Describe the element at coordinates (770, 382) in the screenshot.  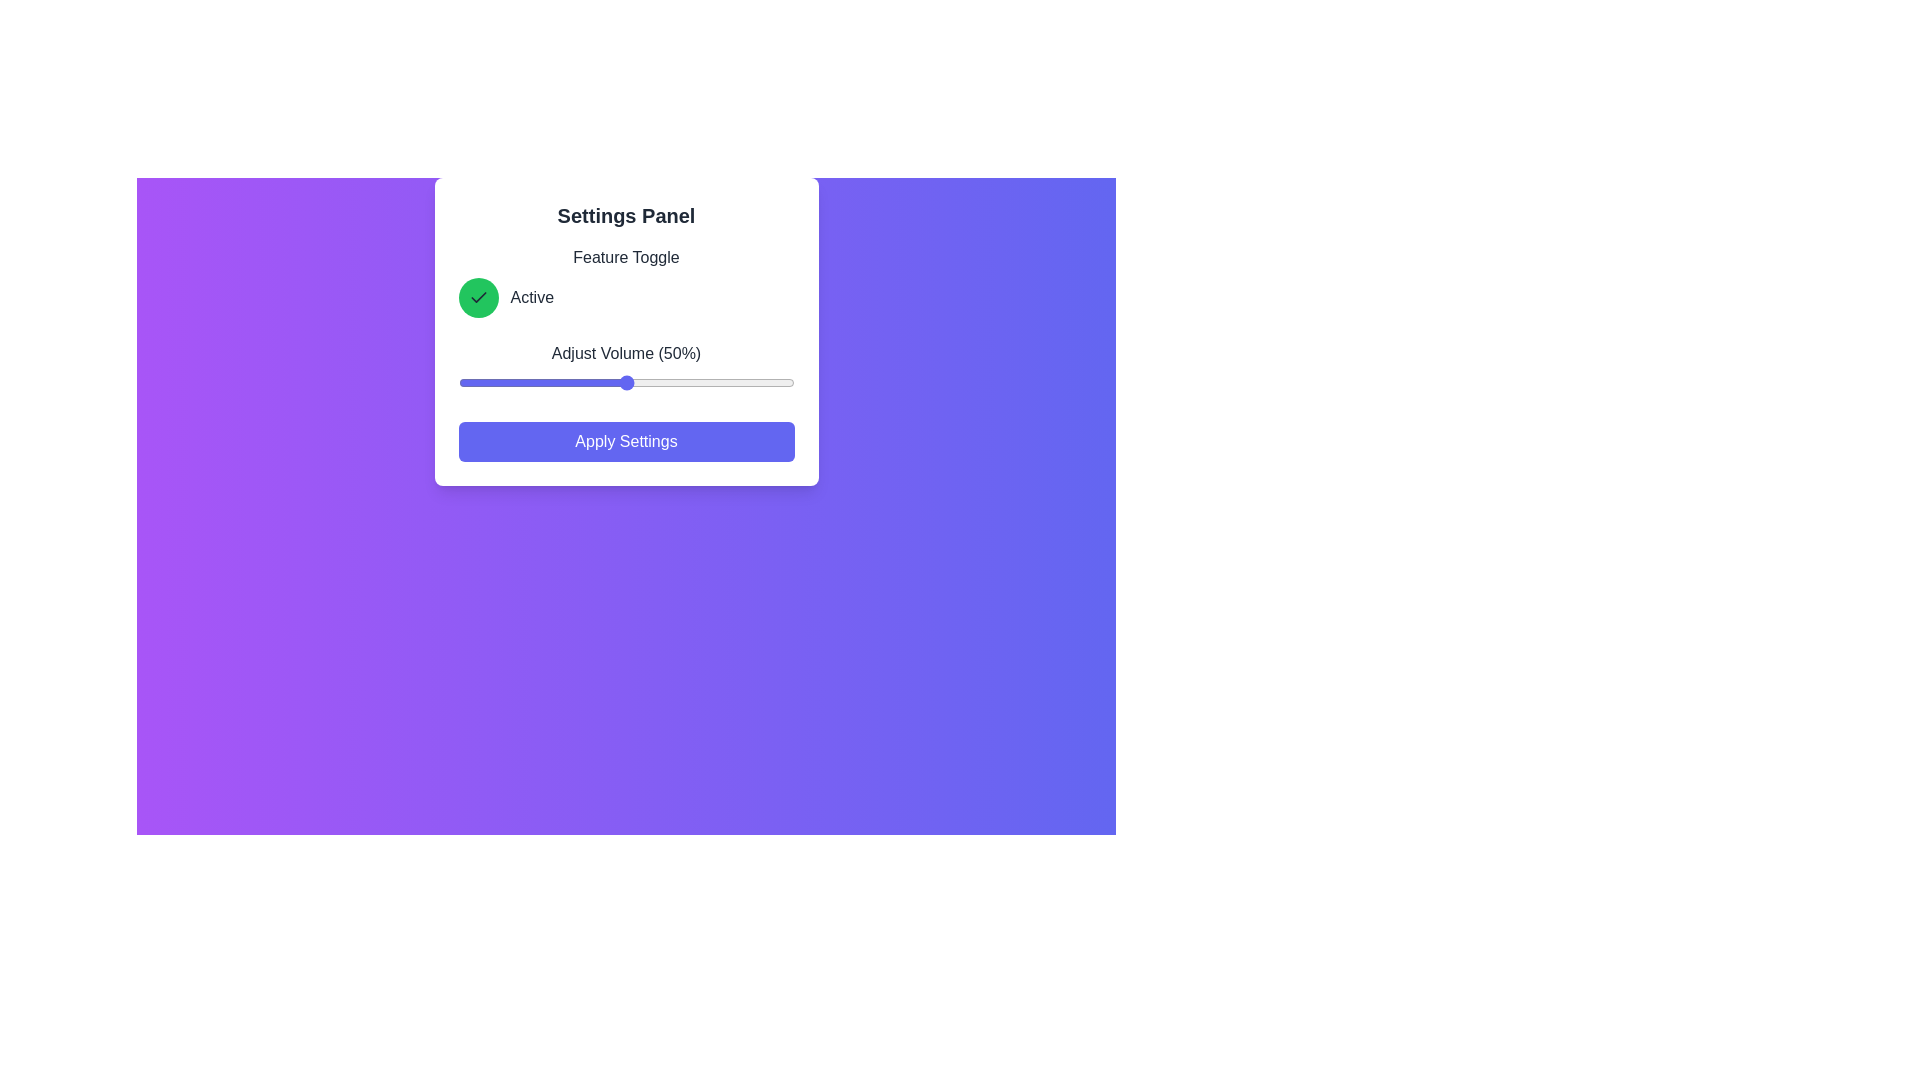
I see `the volume` at that location.